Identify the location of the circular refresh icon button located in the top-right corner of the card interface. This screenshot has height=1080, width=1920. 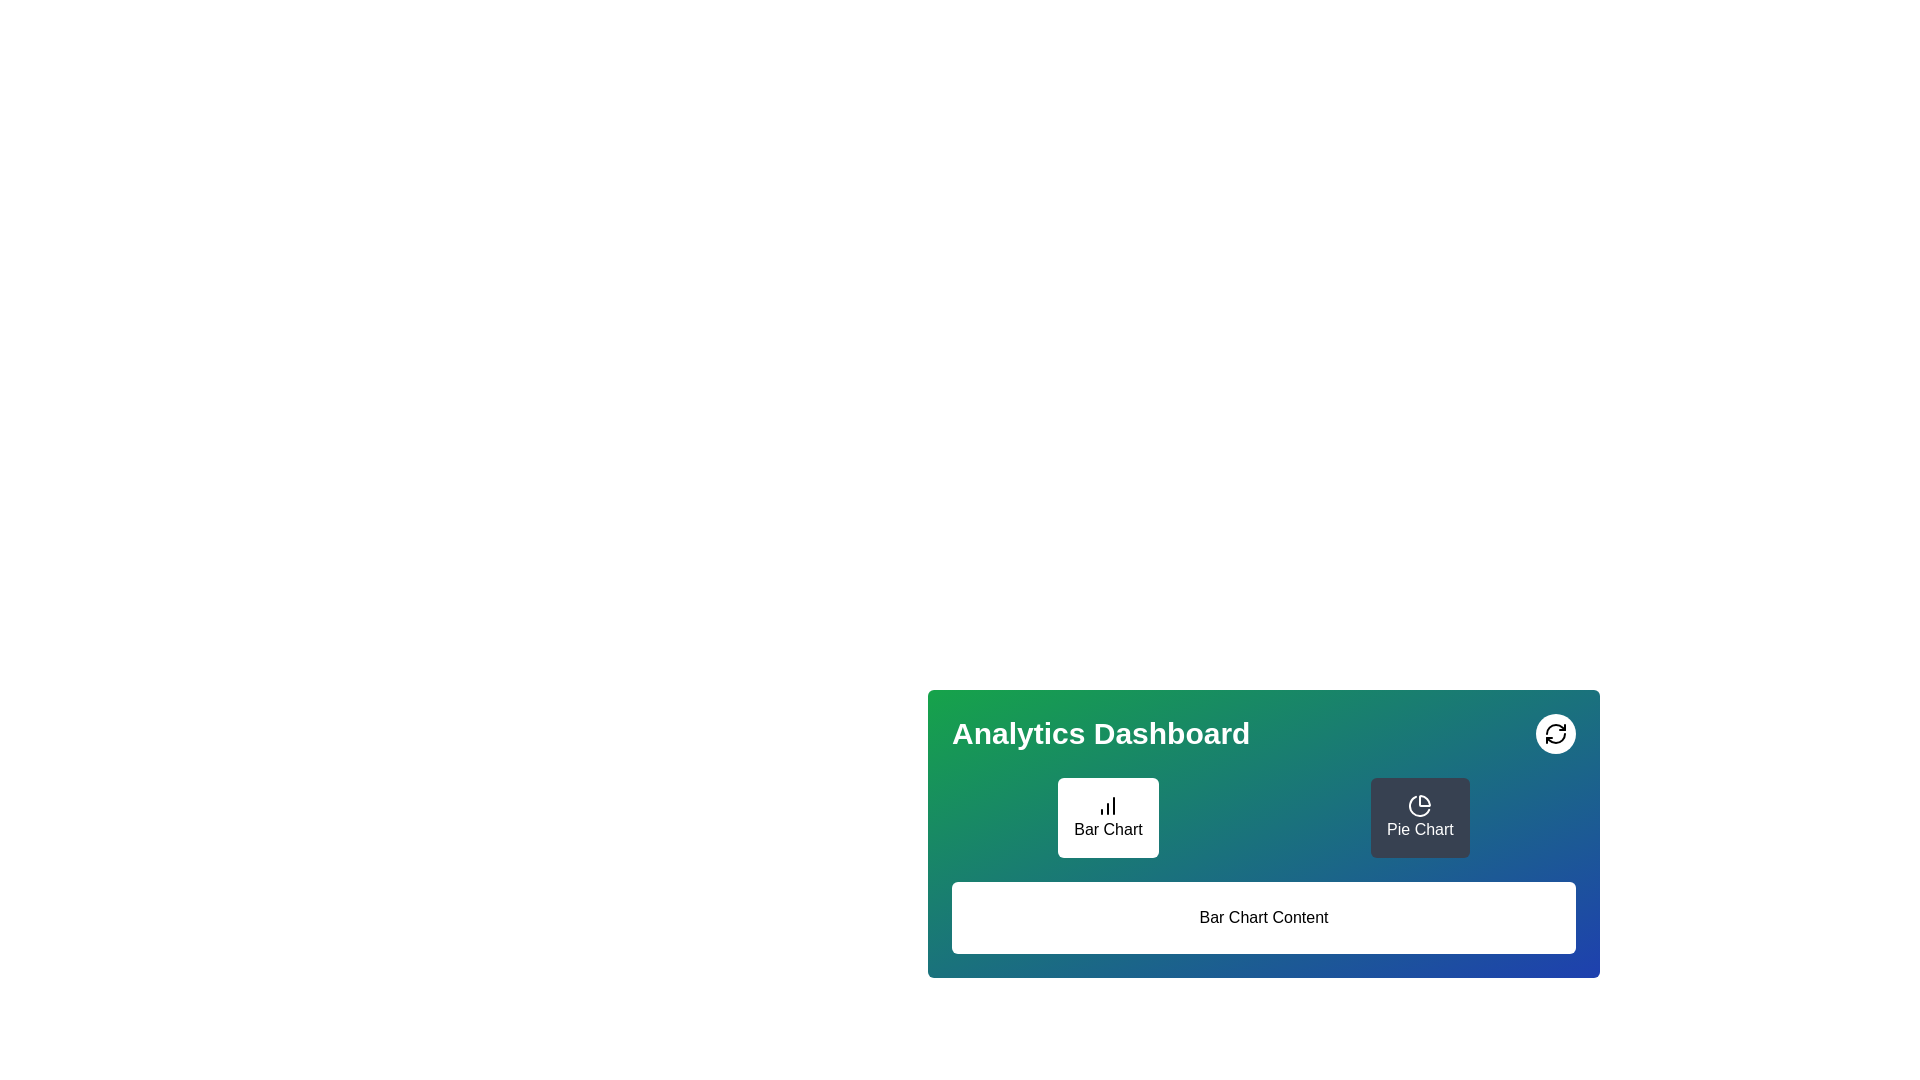
(1554, 733).